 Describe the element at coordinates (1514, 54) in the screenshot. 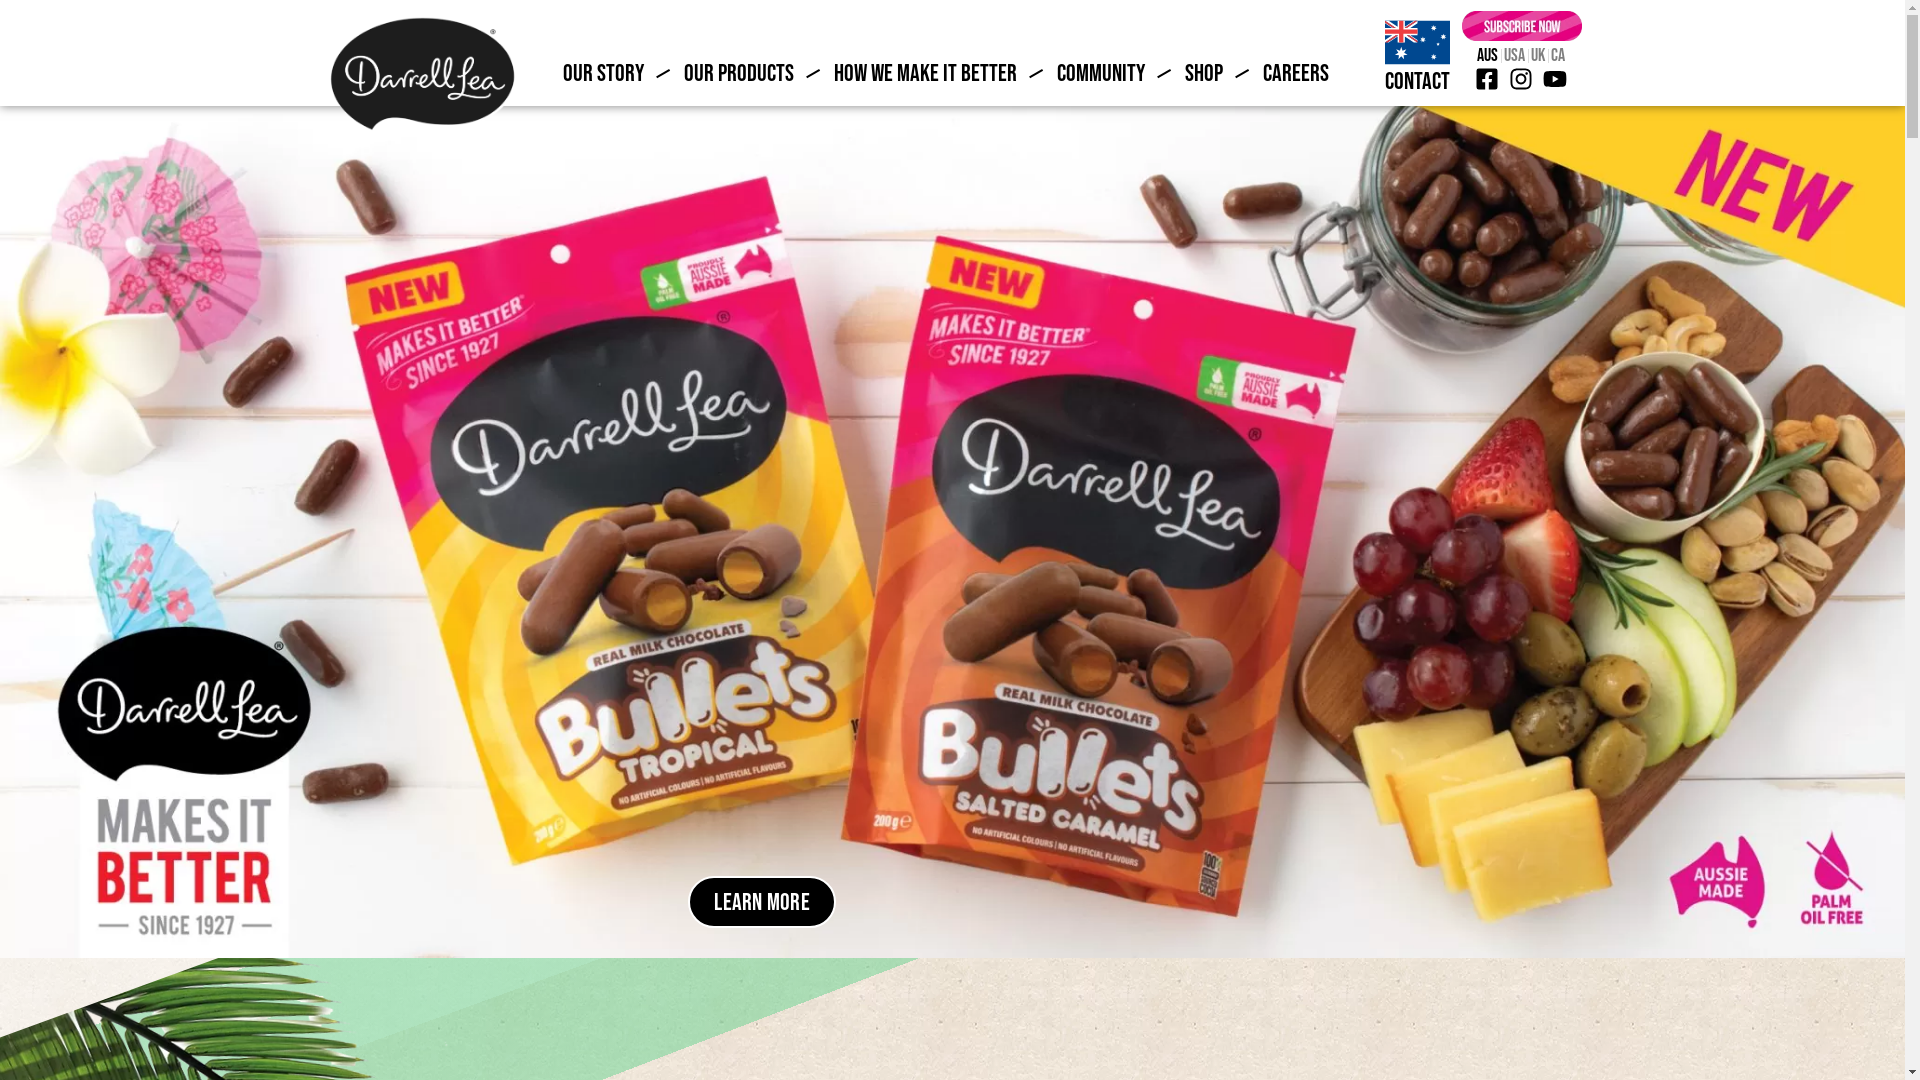

I see `'USA'` at that location.